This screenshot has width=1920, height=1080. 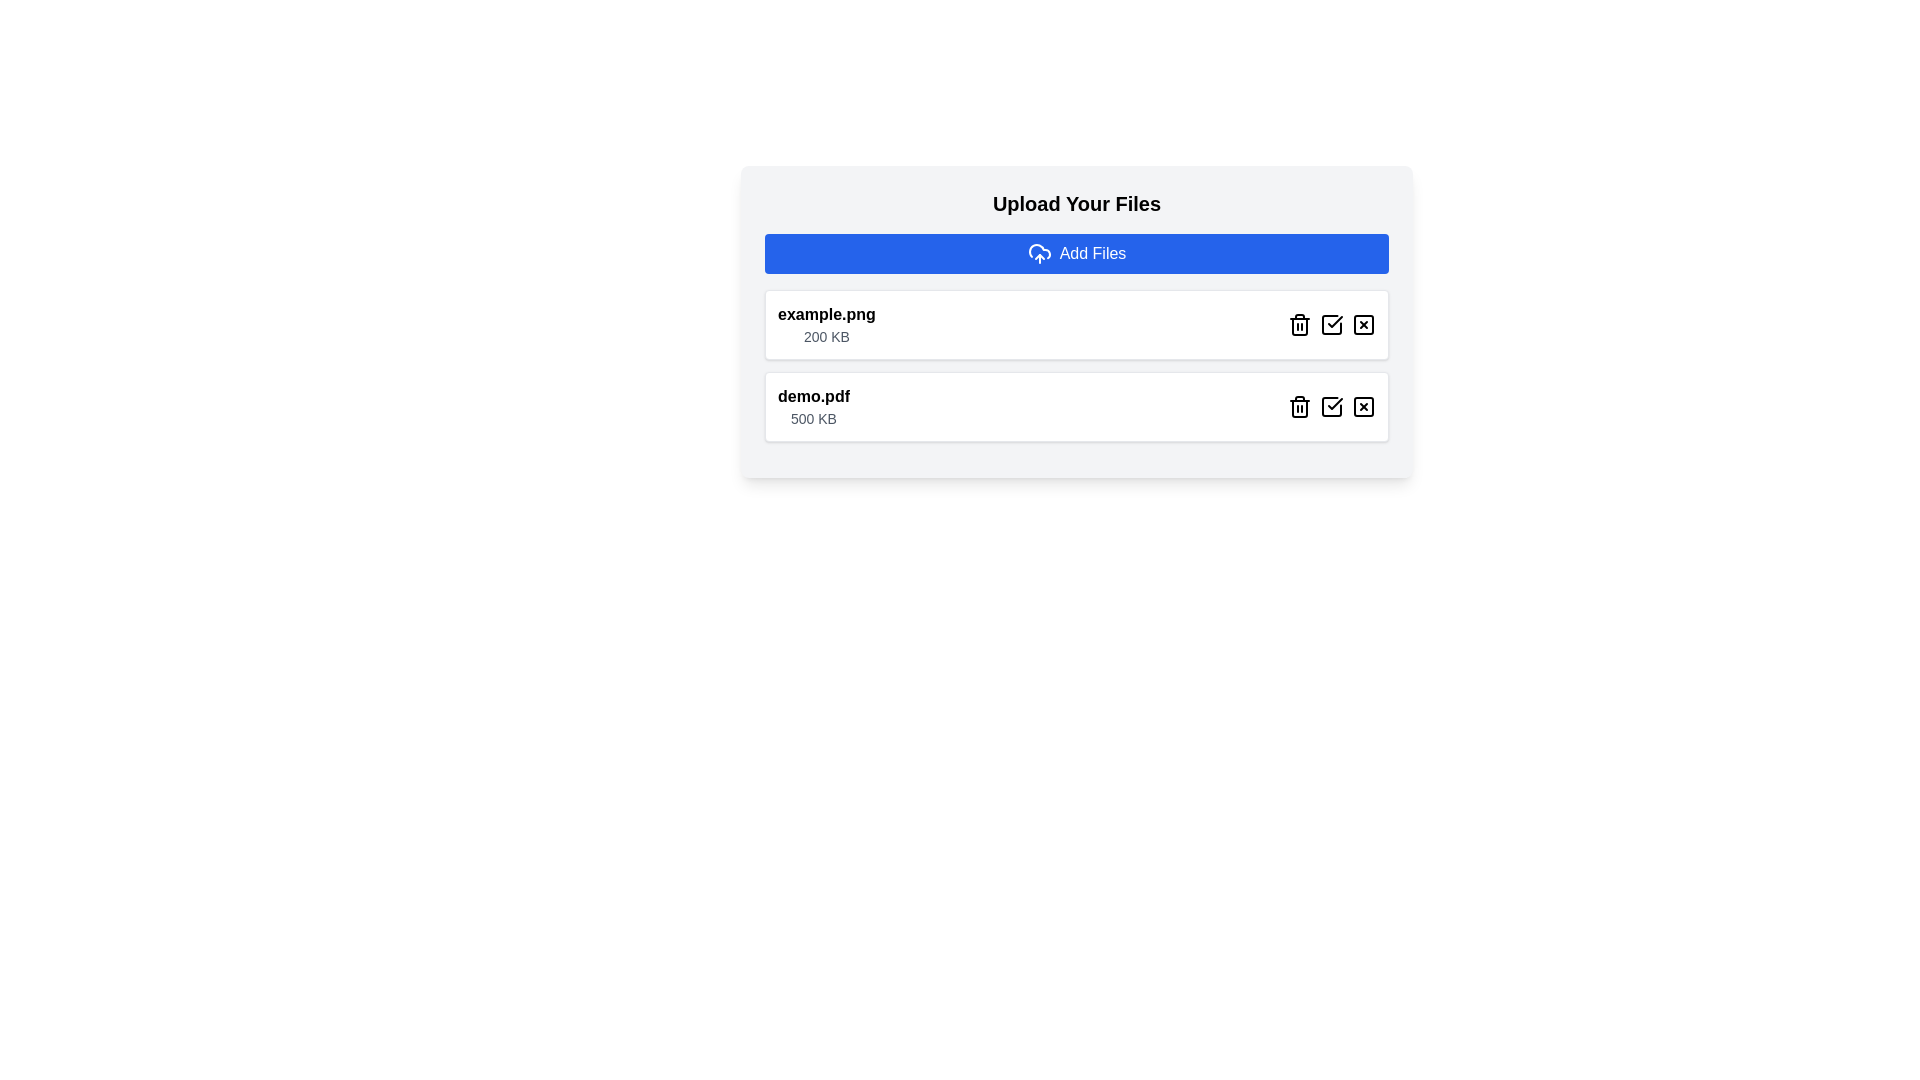 I want to click on the second button in the row of interactive icons, which represents a checklist and is located between the trash icon button on the left and the close icon button on the right within the file entry row labeled 'example.png 200 KB', so click(x=1331, y=323).